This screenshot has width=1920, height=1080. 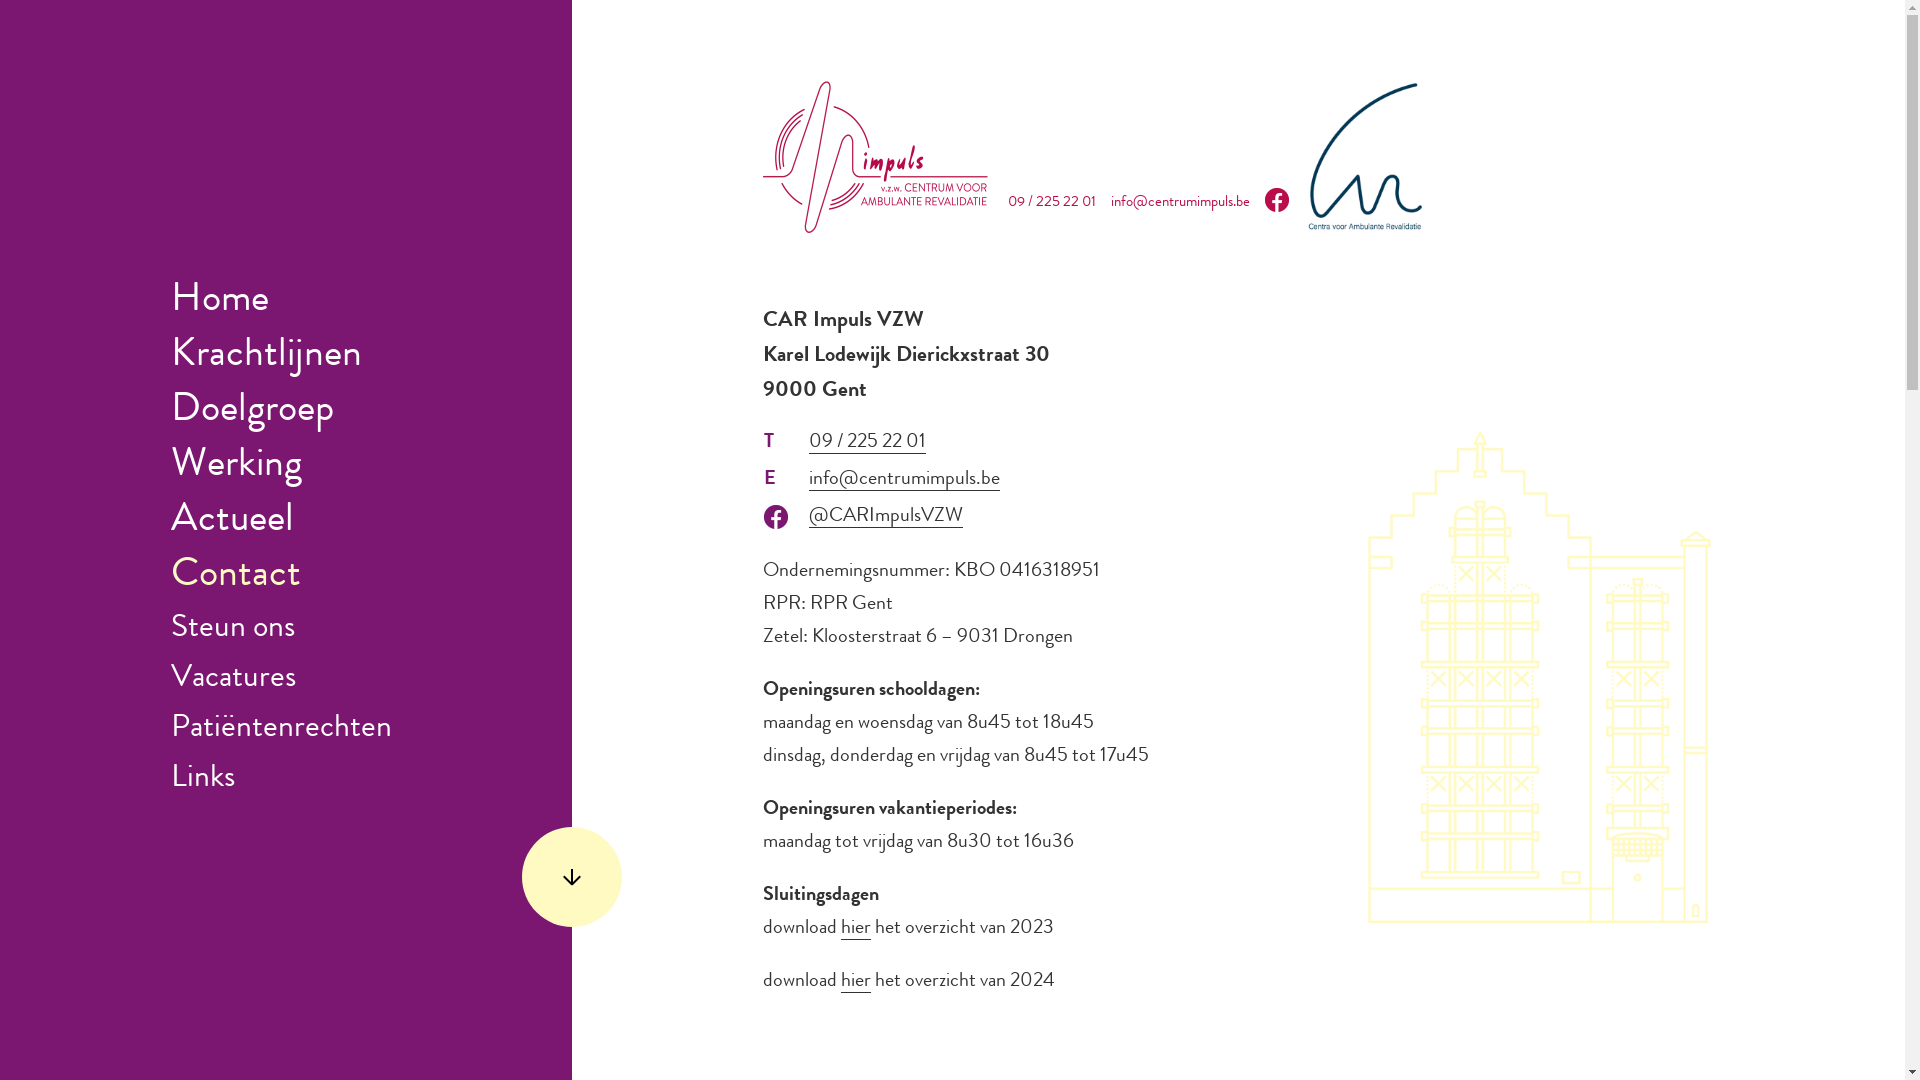 I want to click on 'Steun ons', so click(x=233, y=628).